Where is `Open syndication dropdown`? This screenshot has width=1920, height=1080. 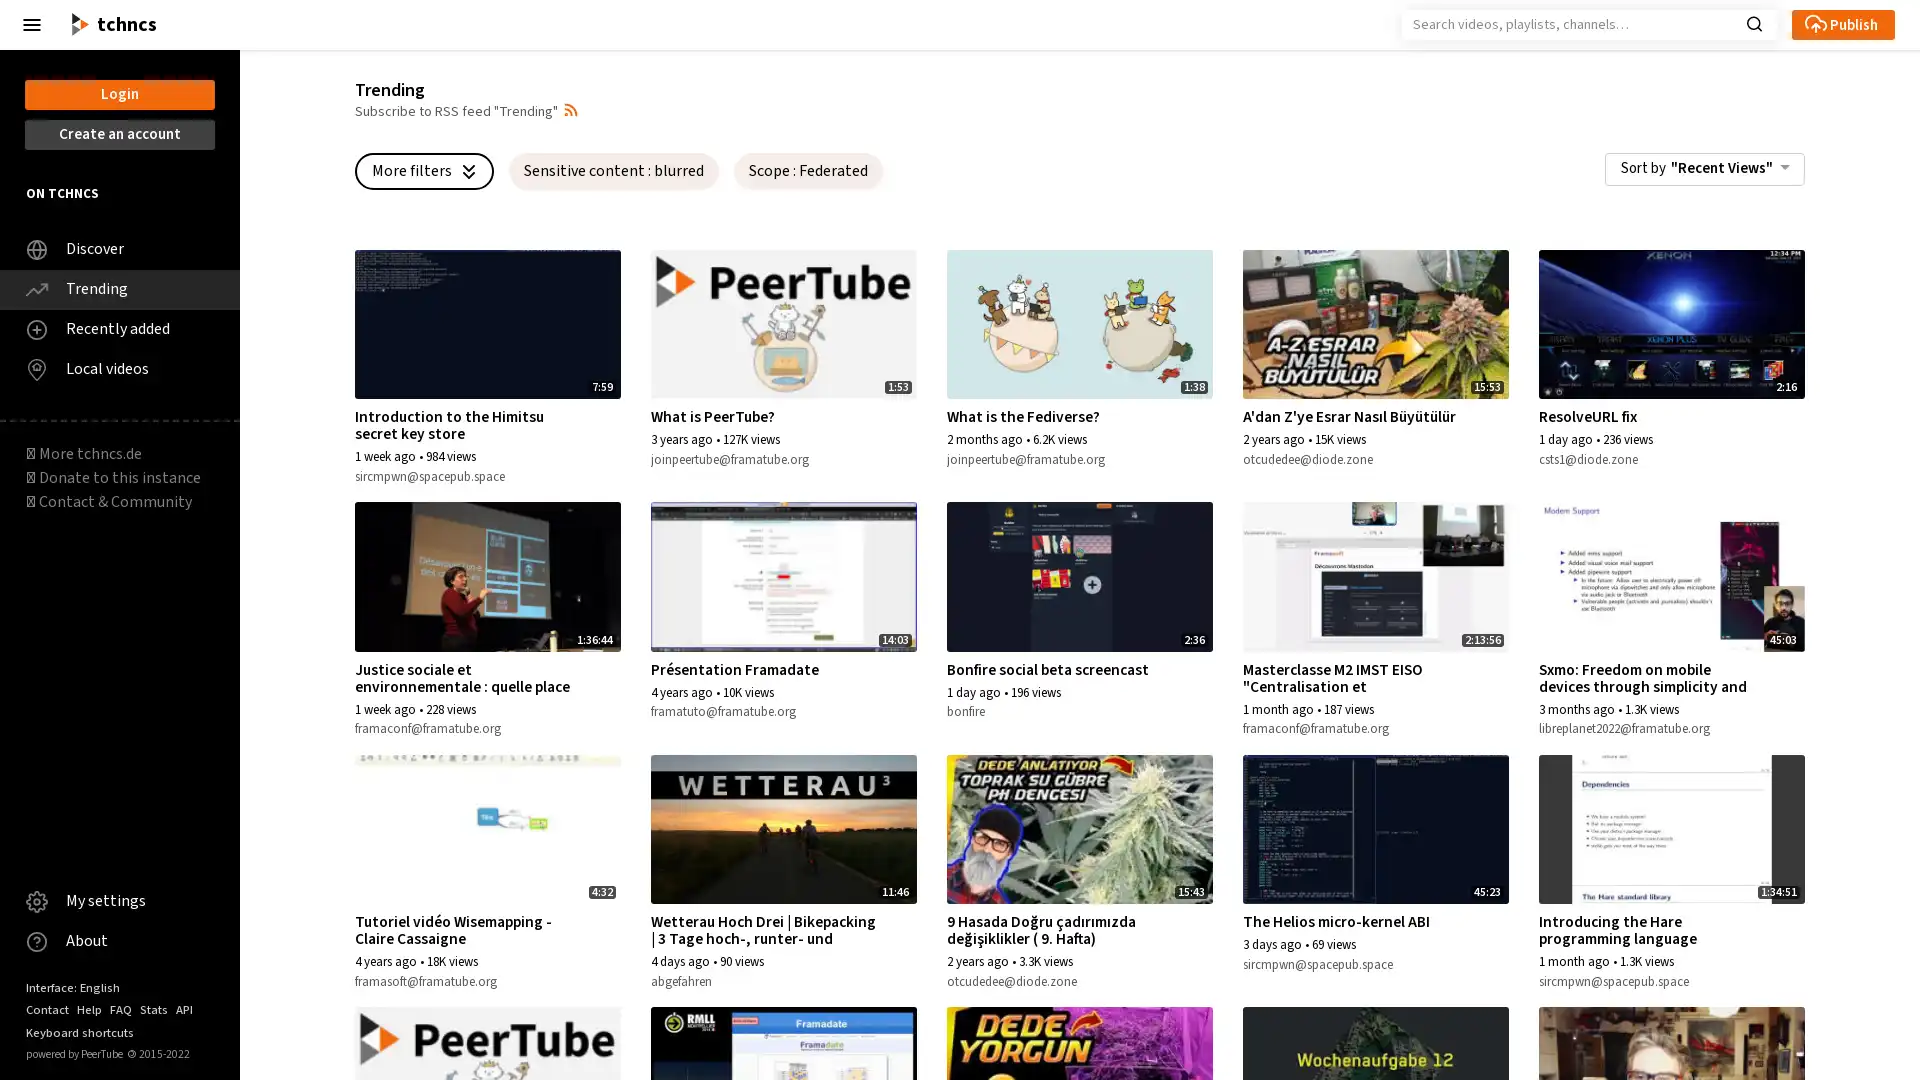 Open syndication dropdown is located at coordinates (570, 108).